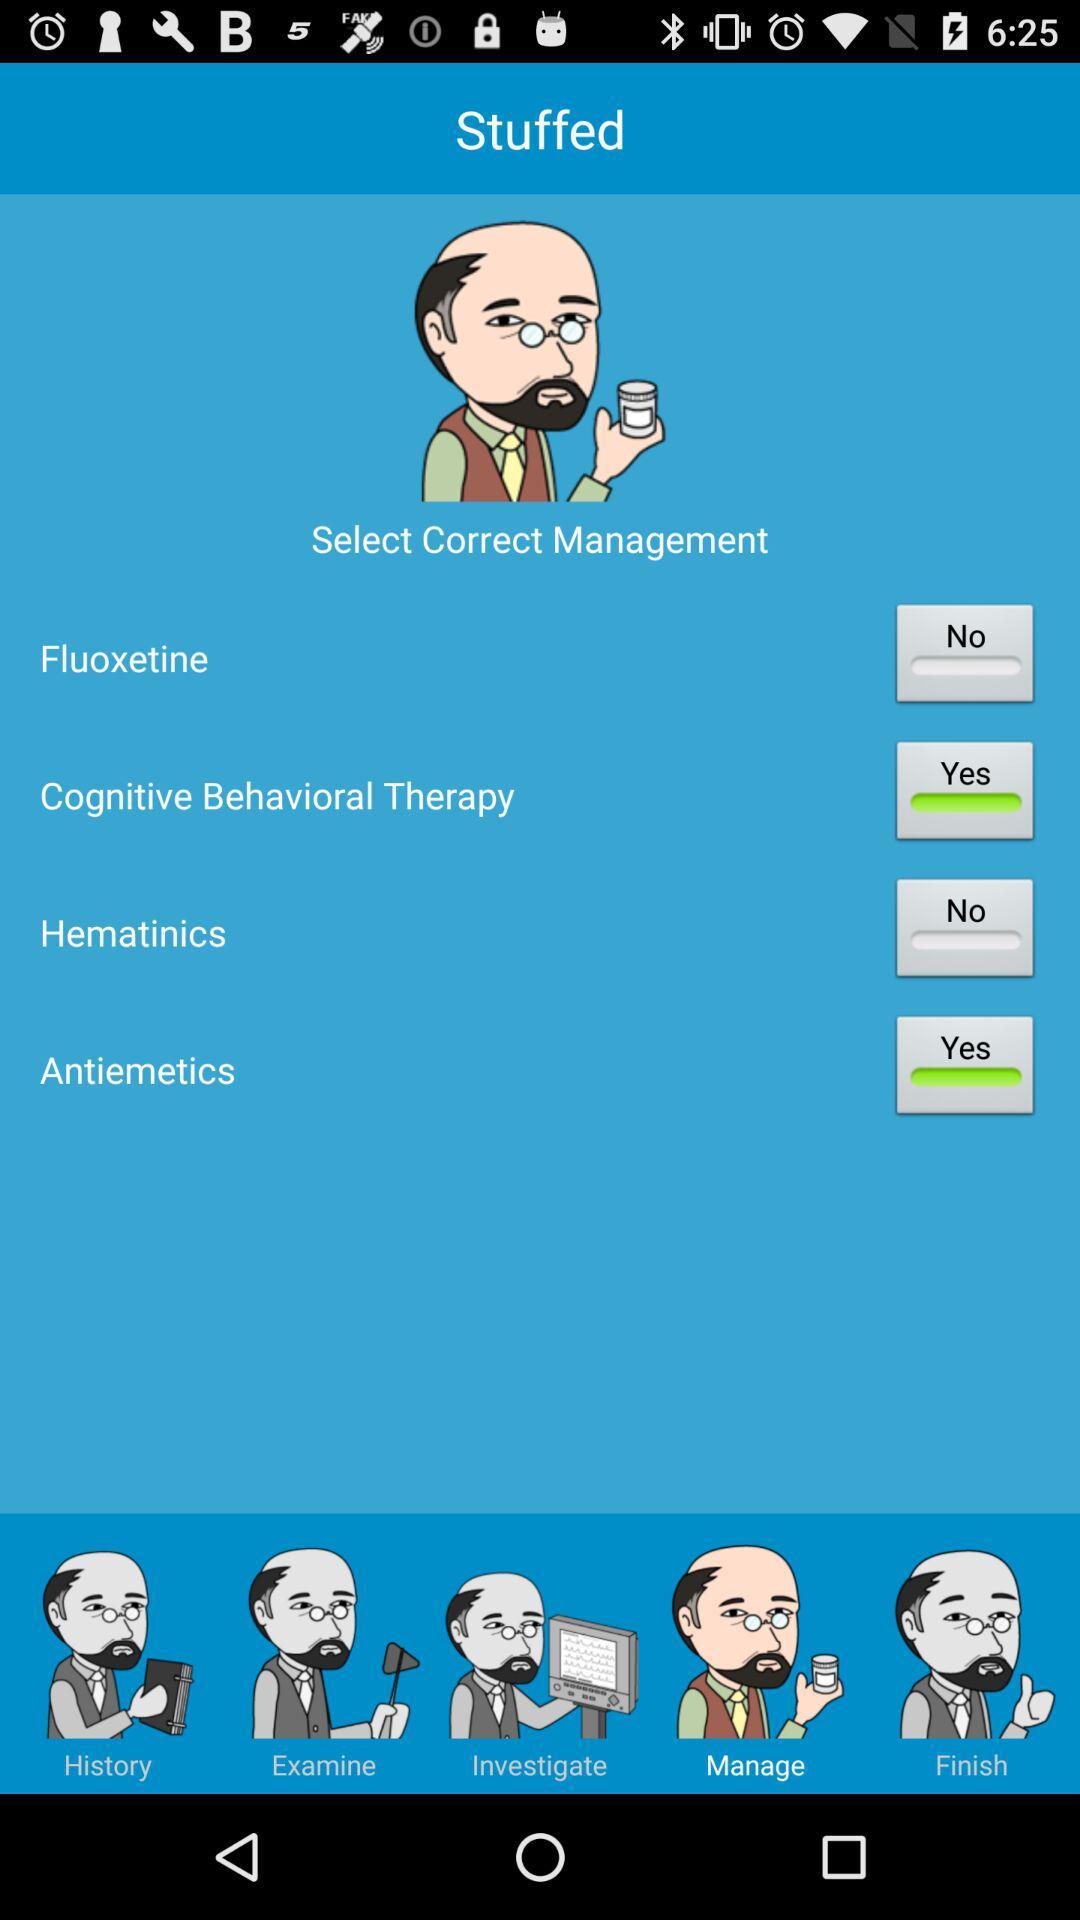  Describe the element at coordinates (540, 1653) in the screenshot. I see `icon at the bottom` at that location.